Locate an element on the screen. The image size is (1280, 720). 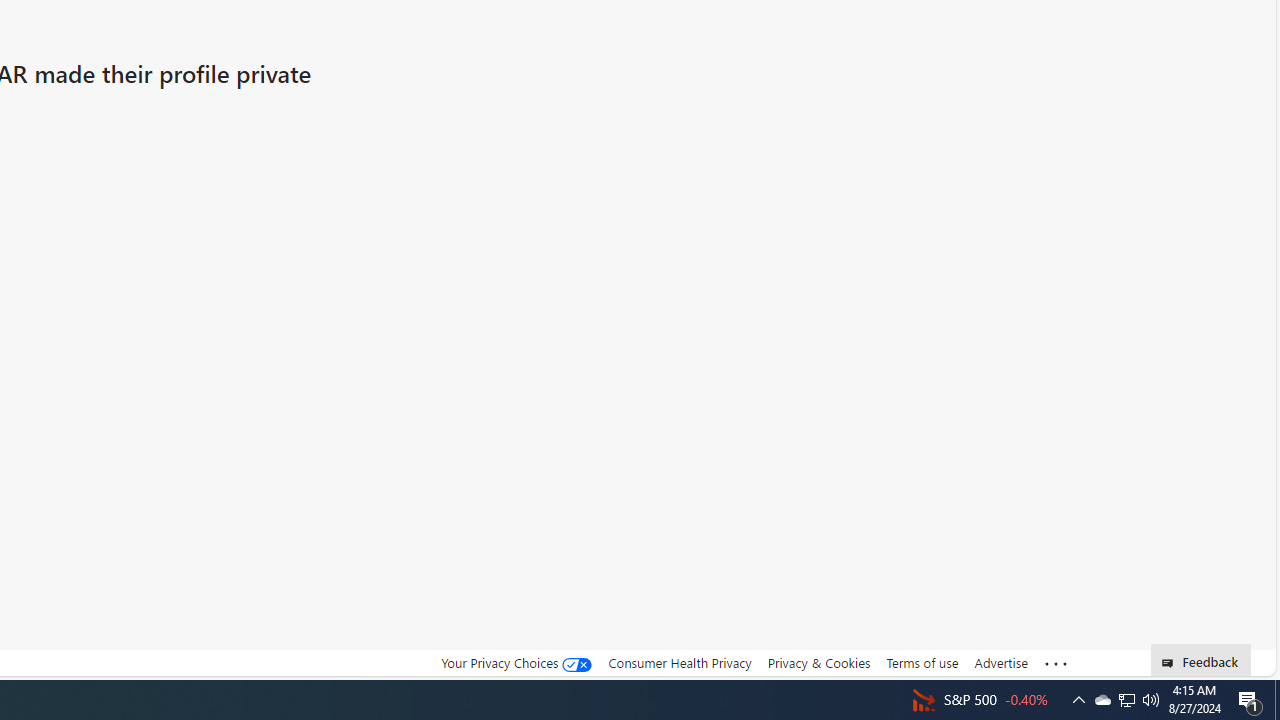
'Class: feedback_link_icon-DS-EntryPoint1-1' is located at coordinates (1171, 663).